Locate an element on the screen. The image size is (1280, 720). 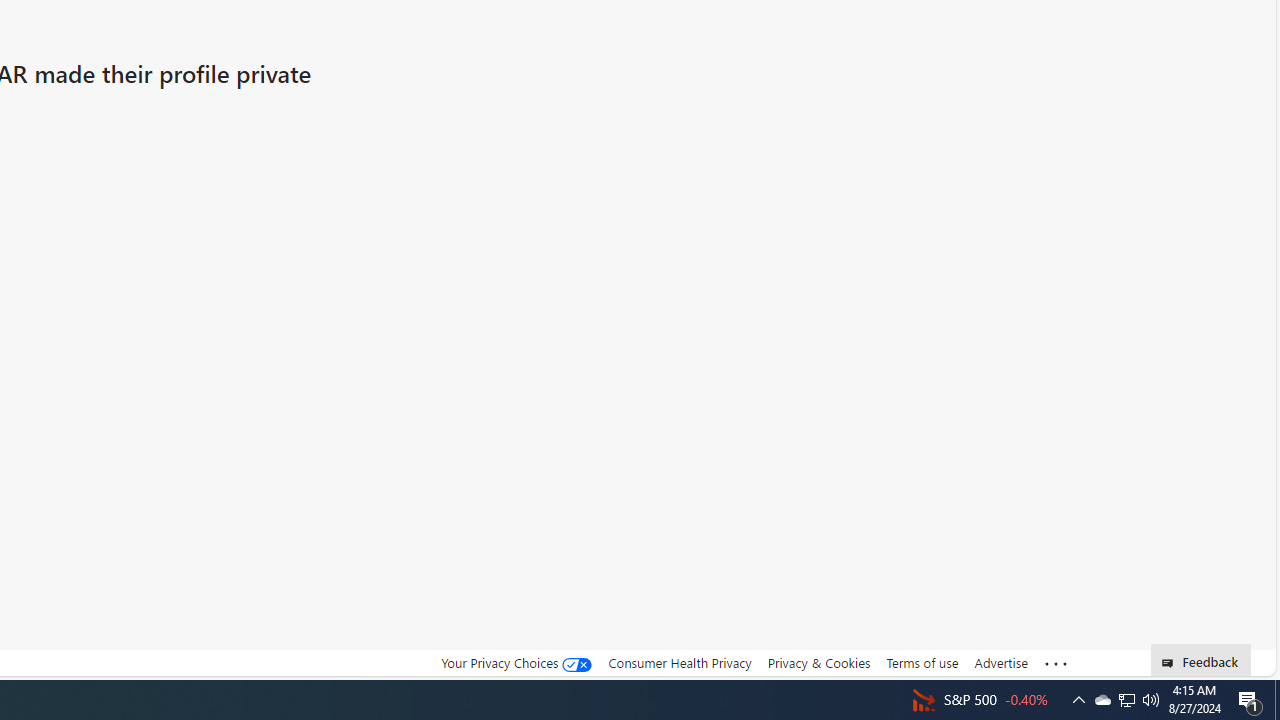
'Class: feedback_link_icon-DS-EntryPoint1-1' is located at coordinates (1171, 663).